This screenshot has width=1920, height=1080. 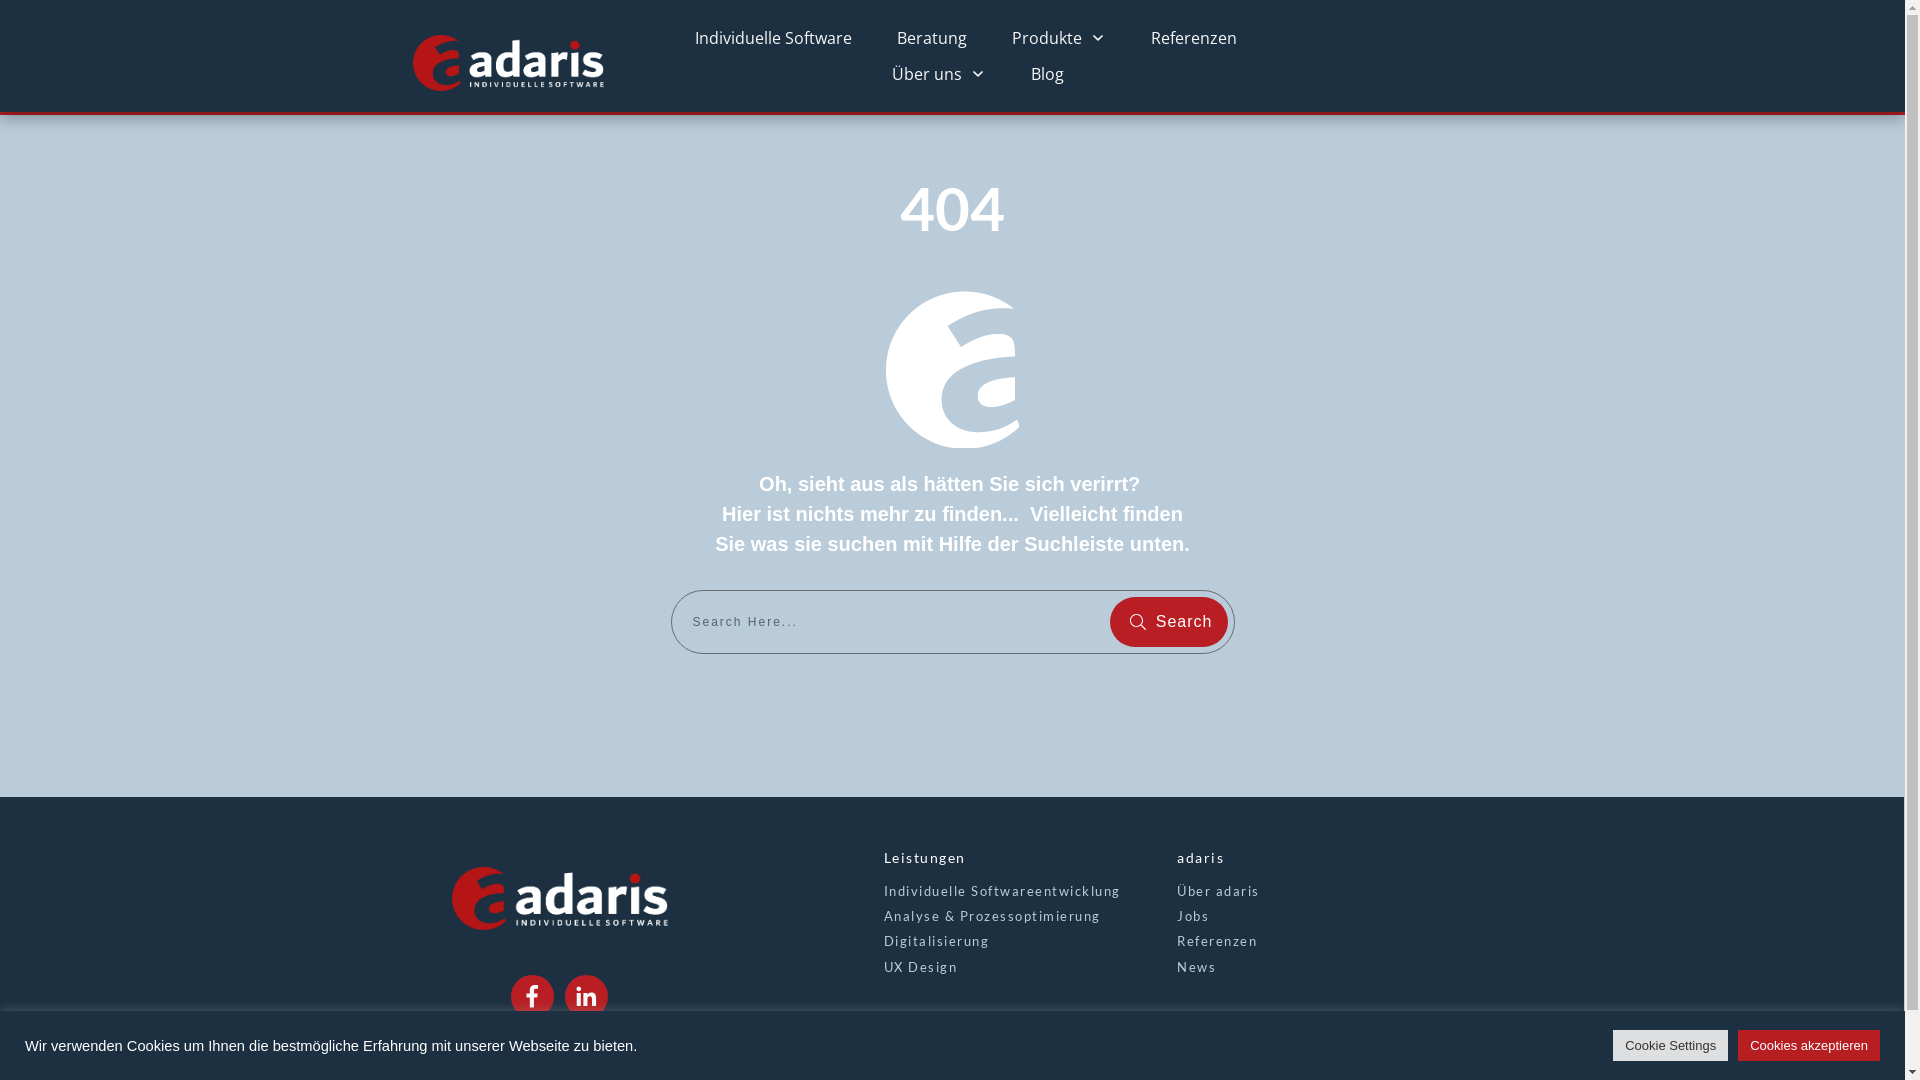 What do you see at coordinates (1193, 915) in the screenshot?
I see `'Jobs'` at bounding box center [1193, 915].